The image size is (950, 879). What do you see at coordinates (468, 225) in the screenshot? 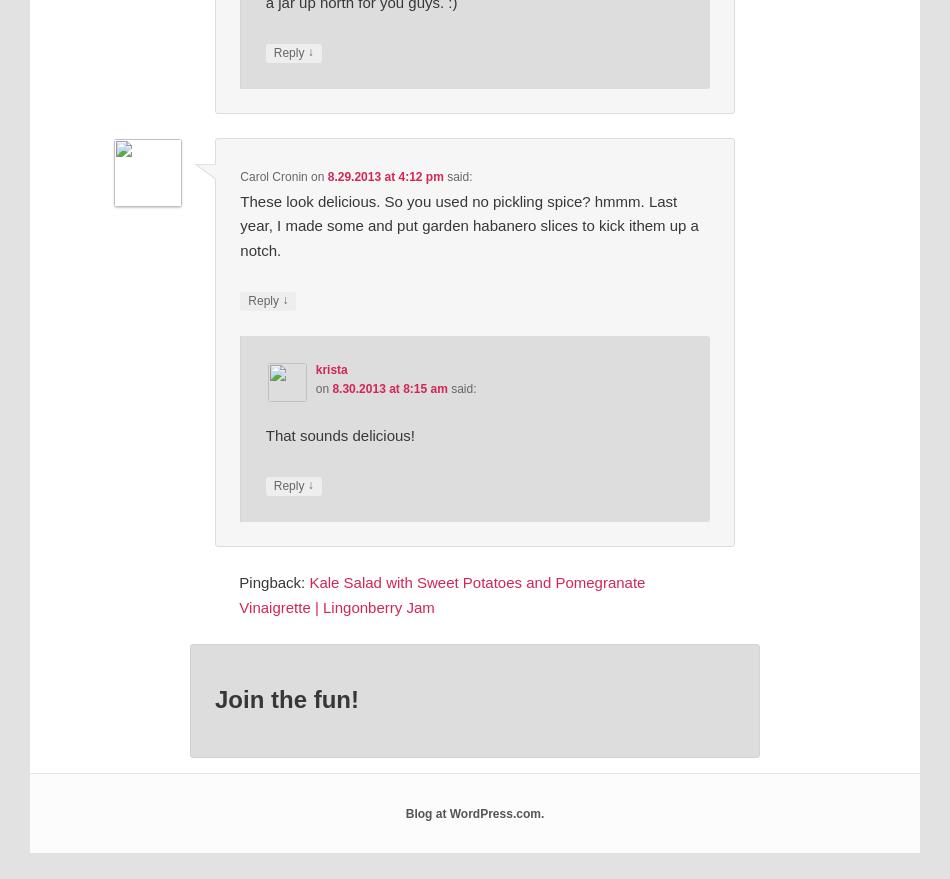
I see `'These look delicious.  So you used no pickling spice?  hmmm.  Last year, I made some and put garden habanero slices to kick ithem up a notch.'` at bounding box center [468, 225].